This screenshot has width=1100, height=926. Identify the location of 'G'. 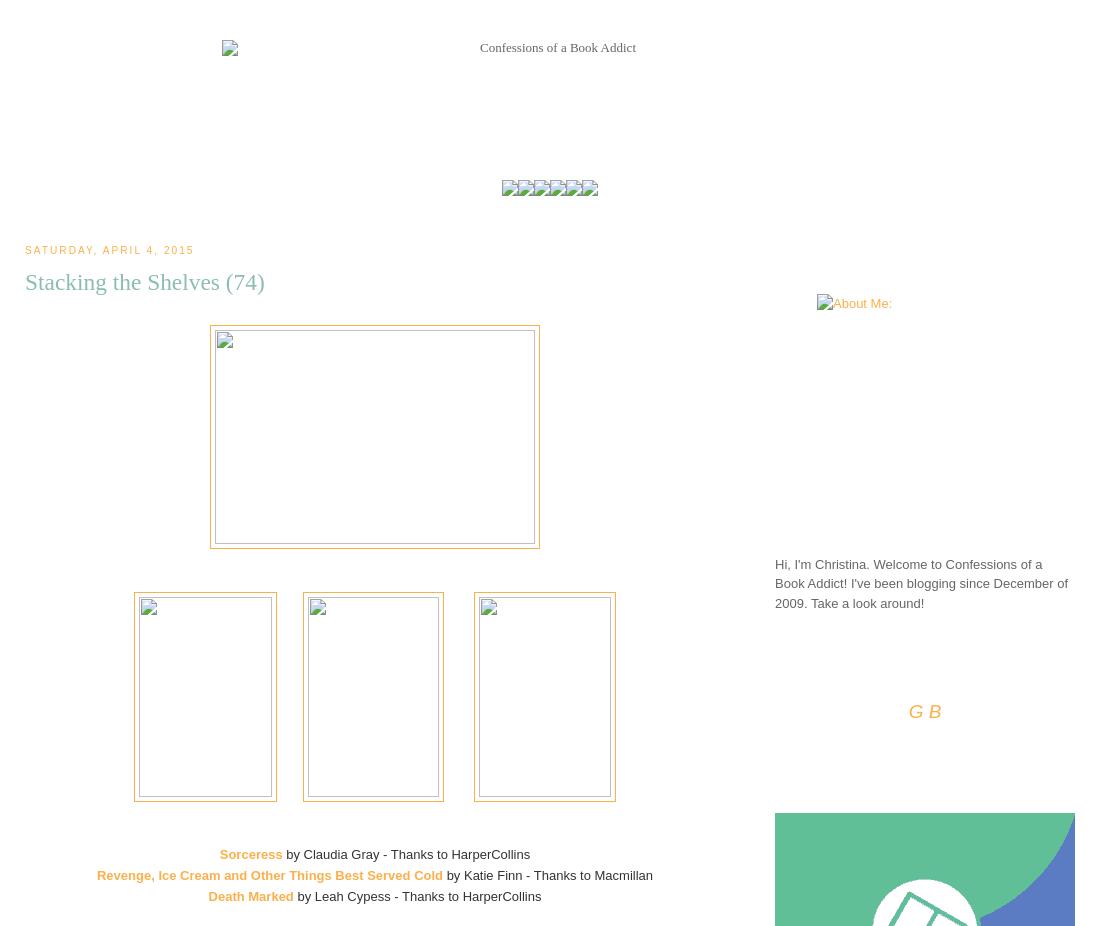
(915, 711).